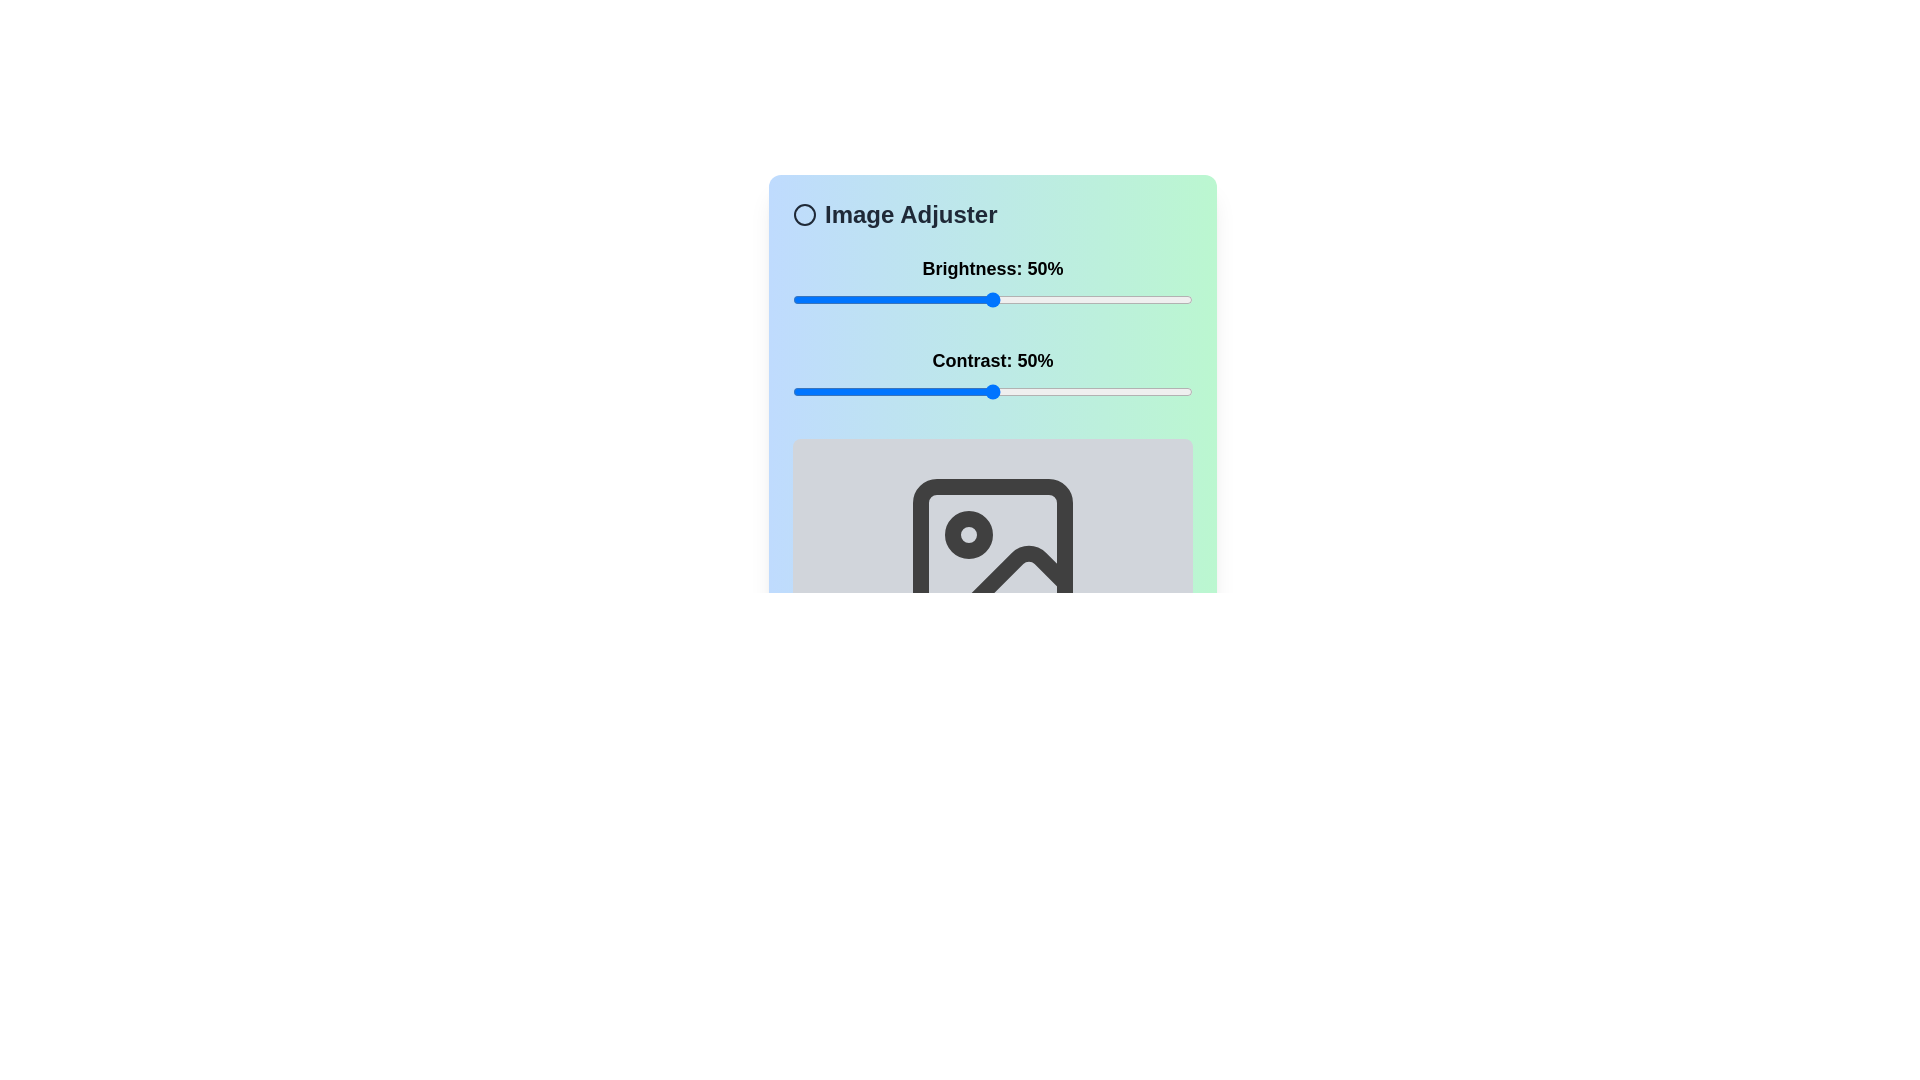  I want to click on the brightness slider to 96%, so click(1176, 300).